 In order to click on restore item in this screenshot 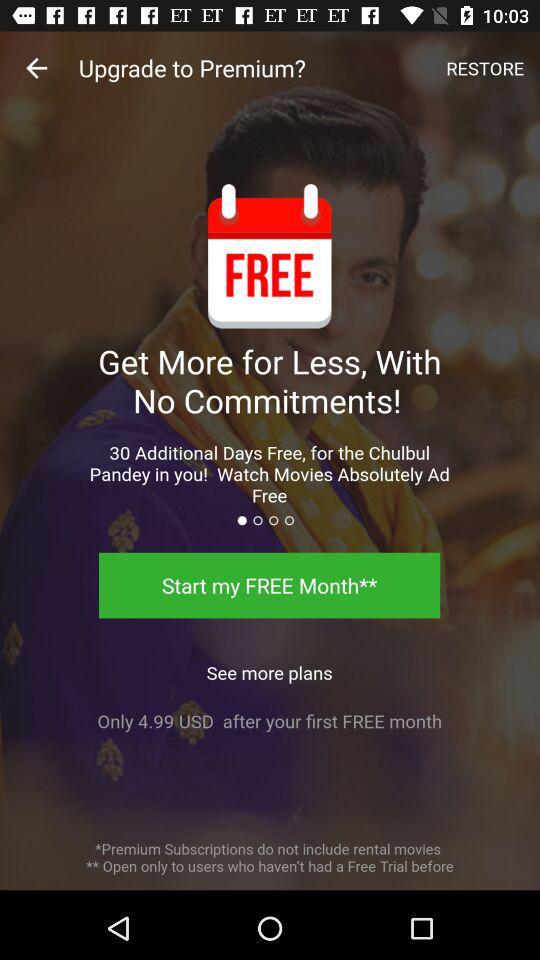, I will do `click(484, 68)`.